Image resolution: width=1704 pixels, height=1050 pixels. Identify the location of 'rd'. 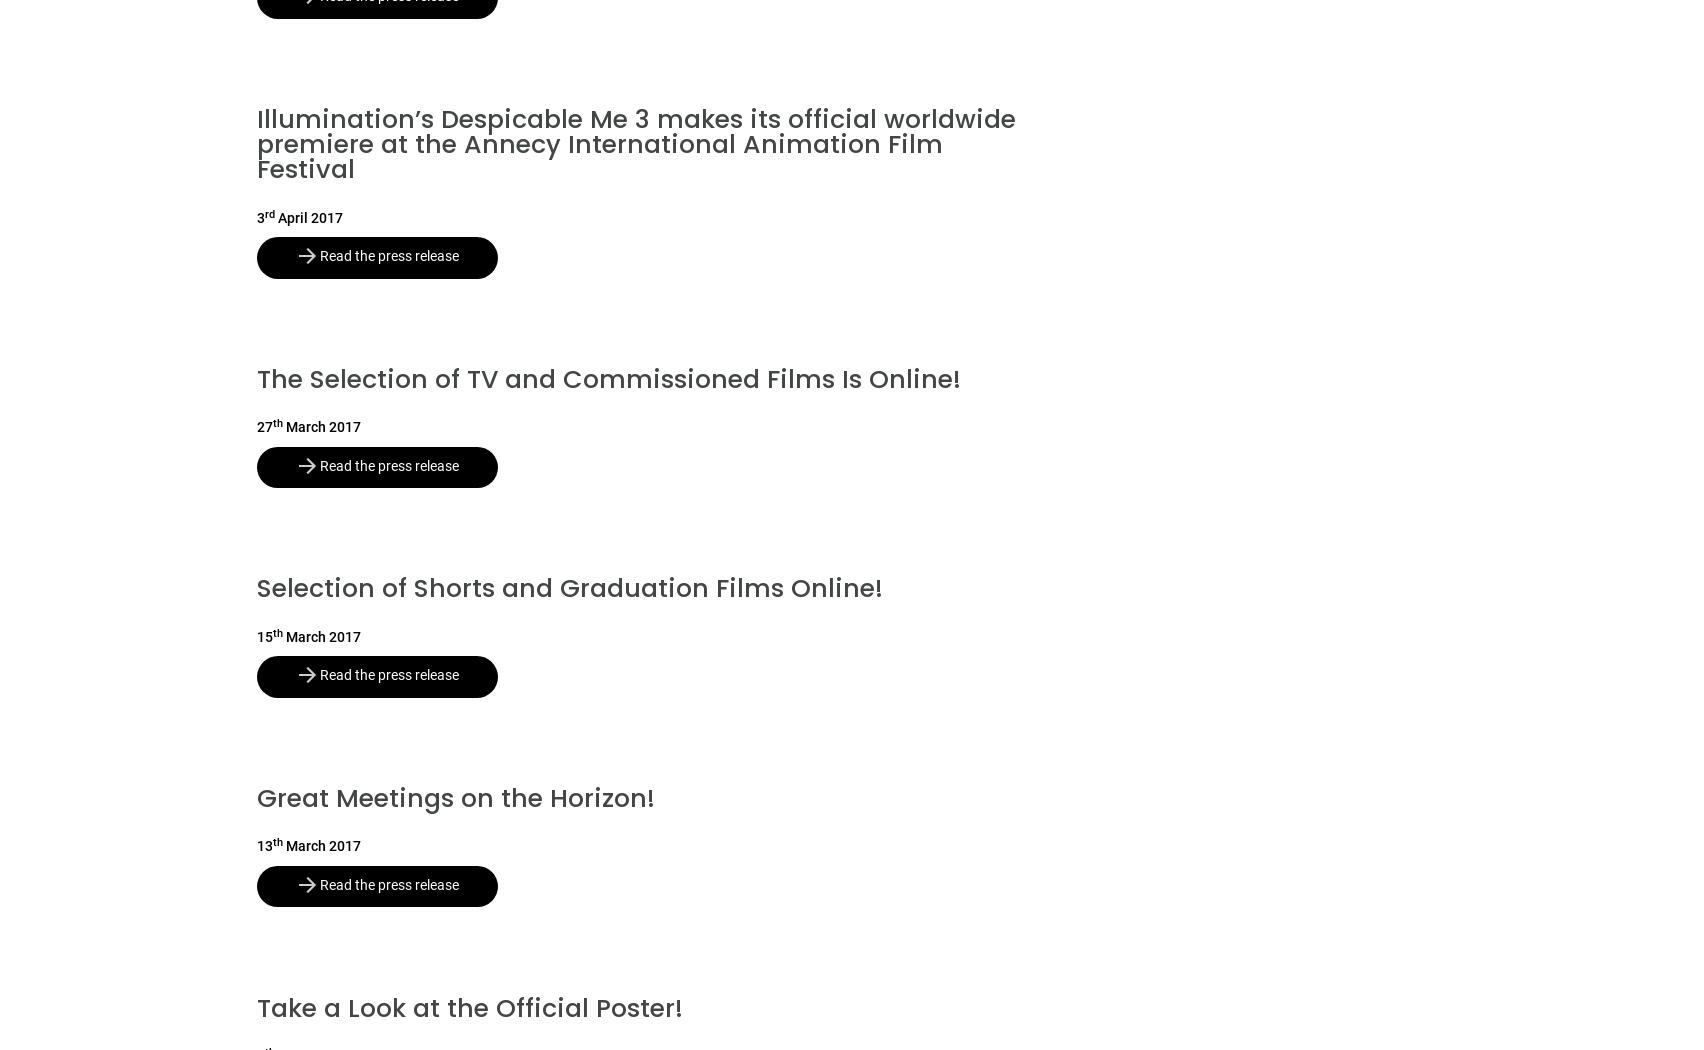
(269, 212).